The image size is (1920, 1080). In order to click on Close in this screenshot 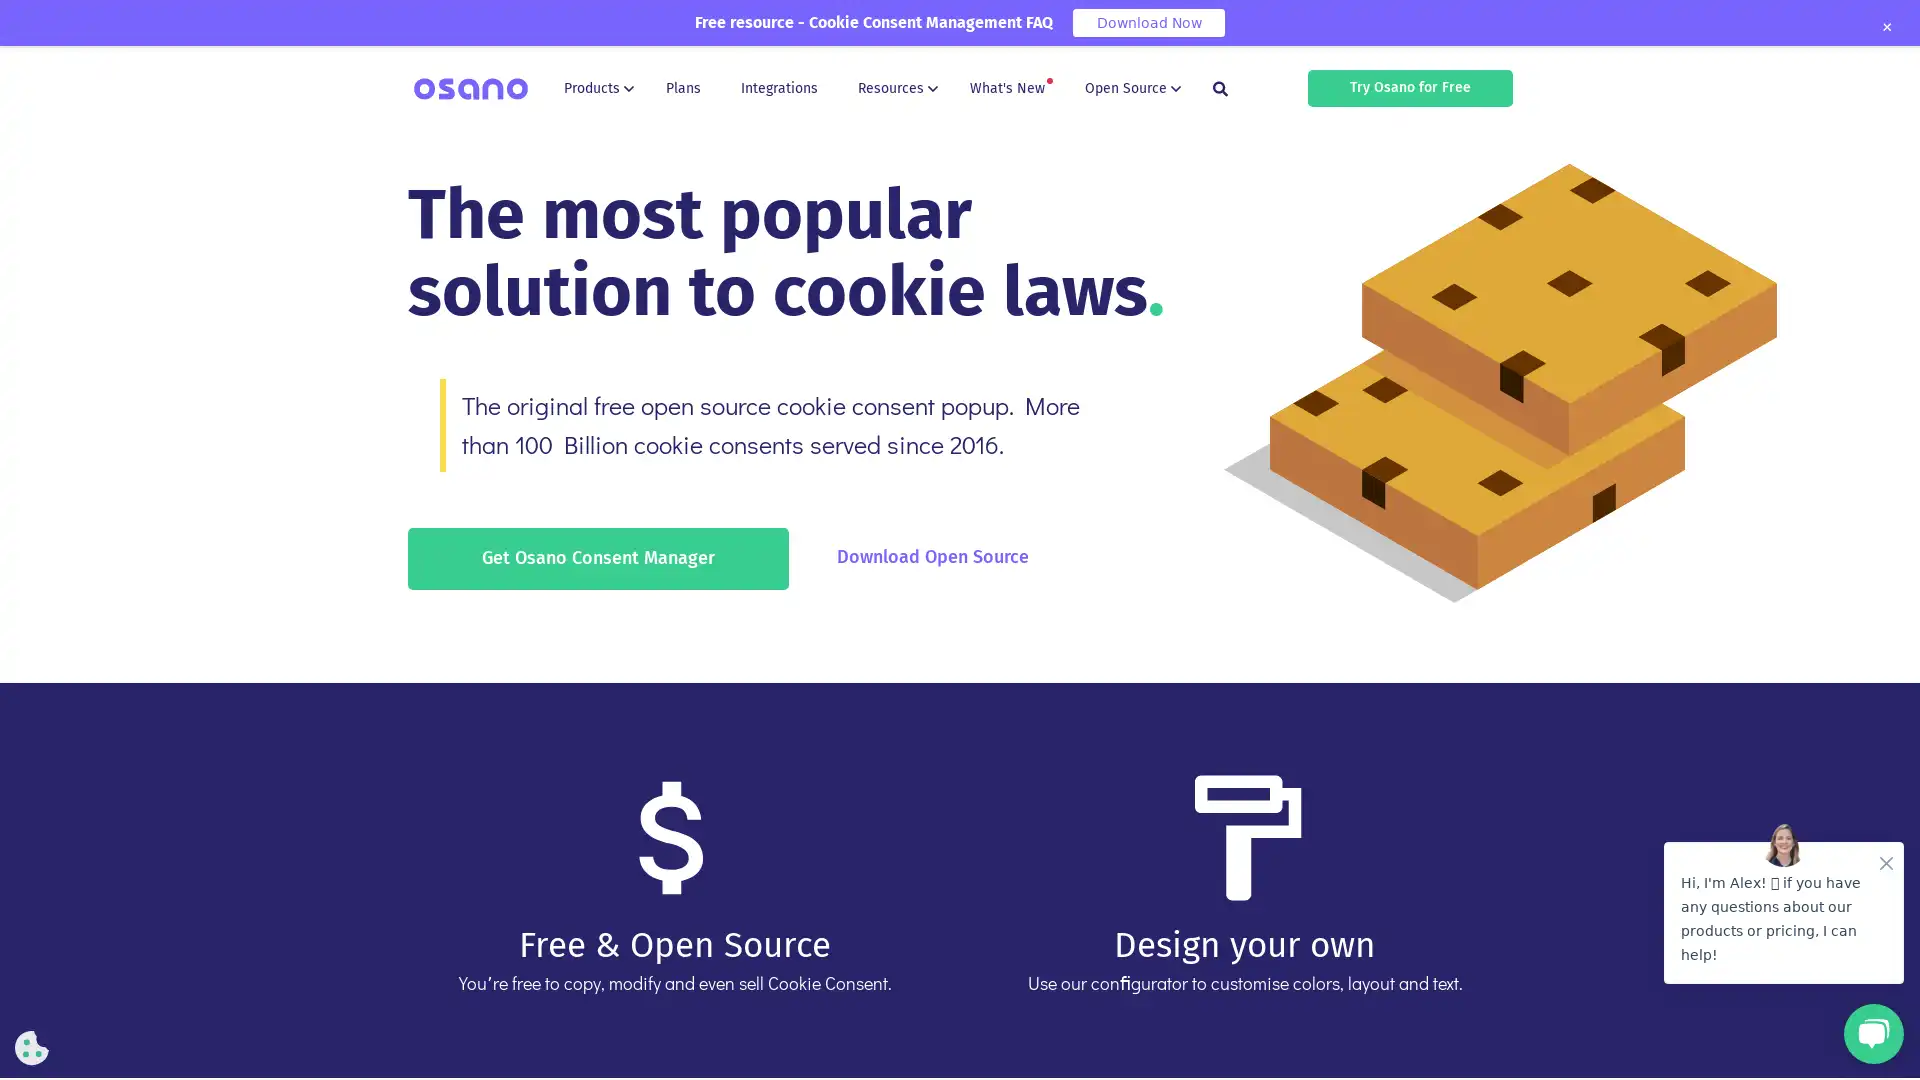, I will do `click(1885, 27)`.